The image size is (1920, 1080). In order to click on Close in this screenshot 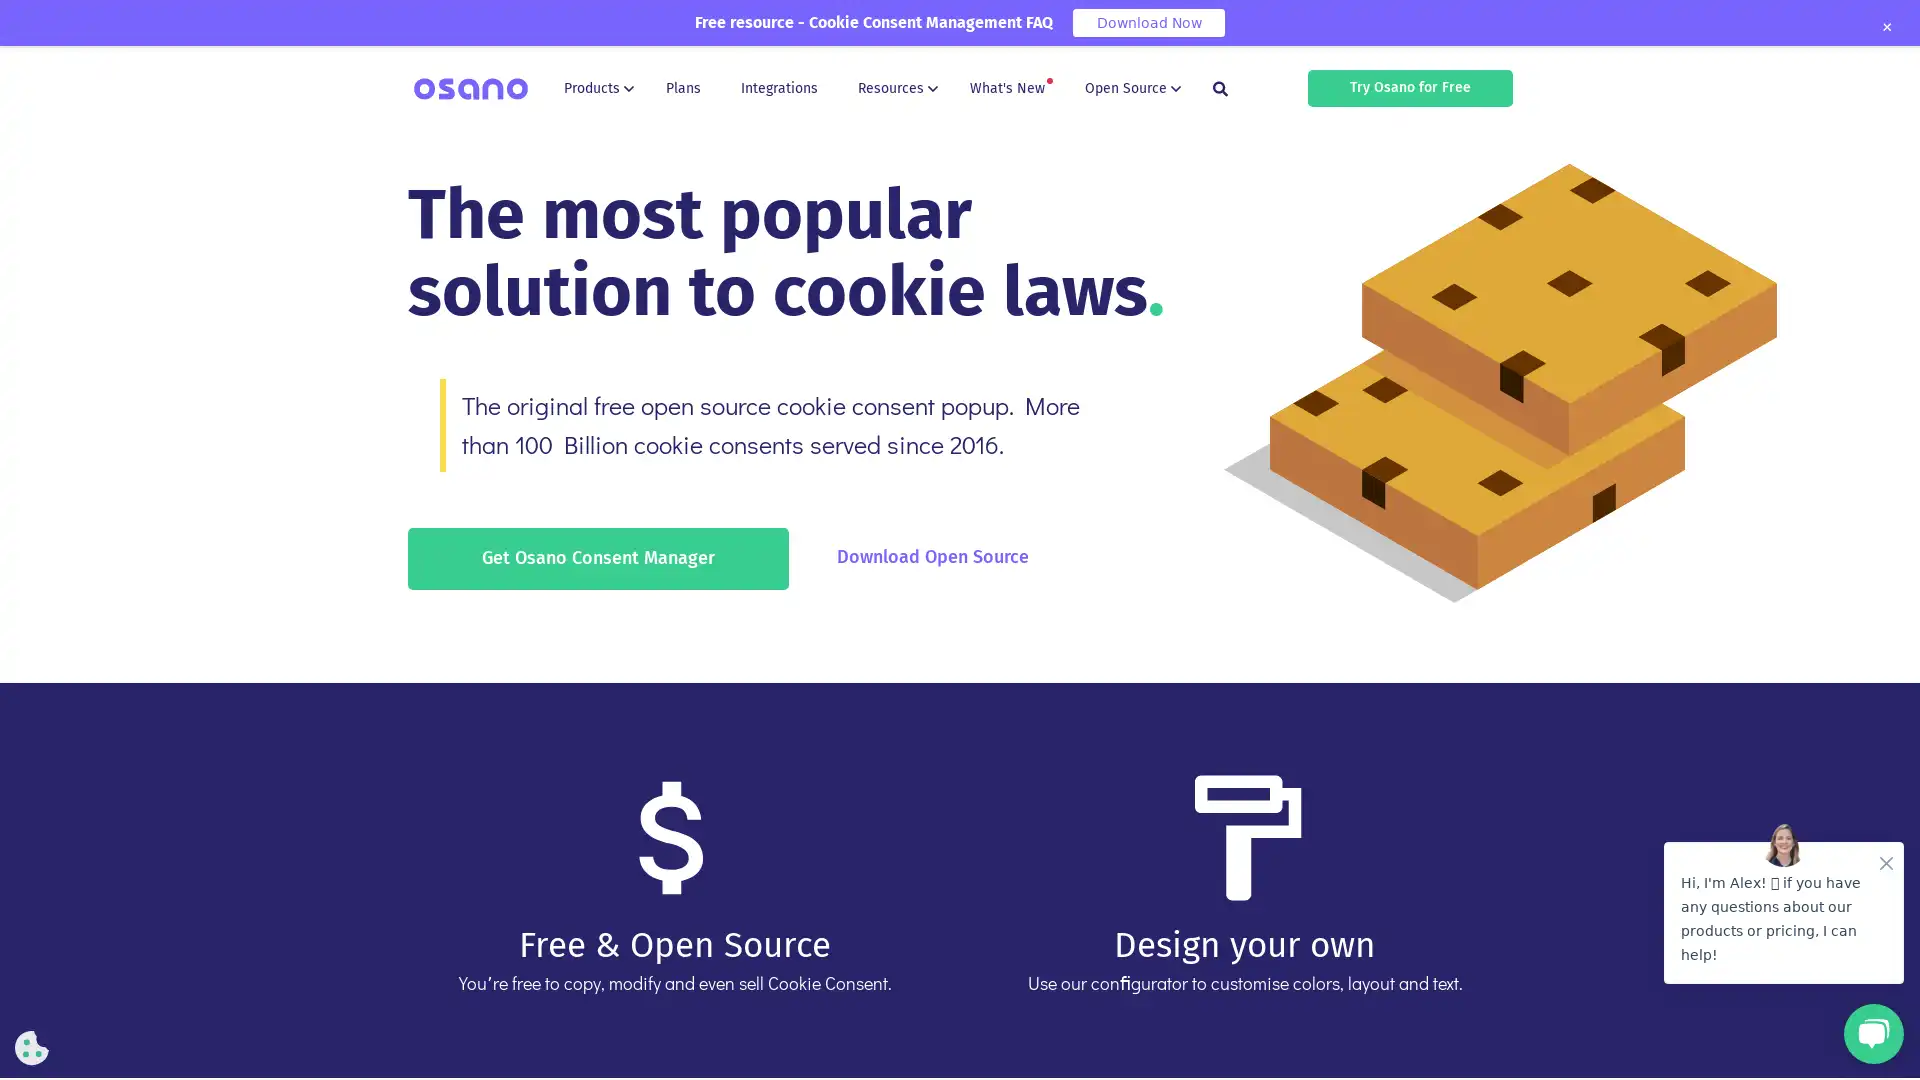, I will do `click(1885, 27)`.